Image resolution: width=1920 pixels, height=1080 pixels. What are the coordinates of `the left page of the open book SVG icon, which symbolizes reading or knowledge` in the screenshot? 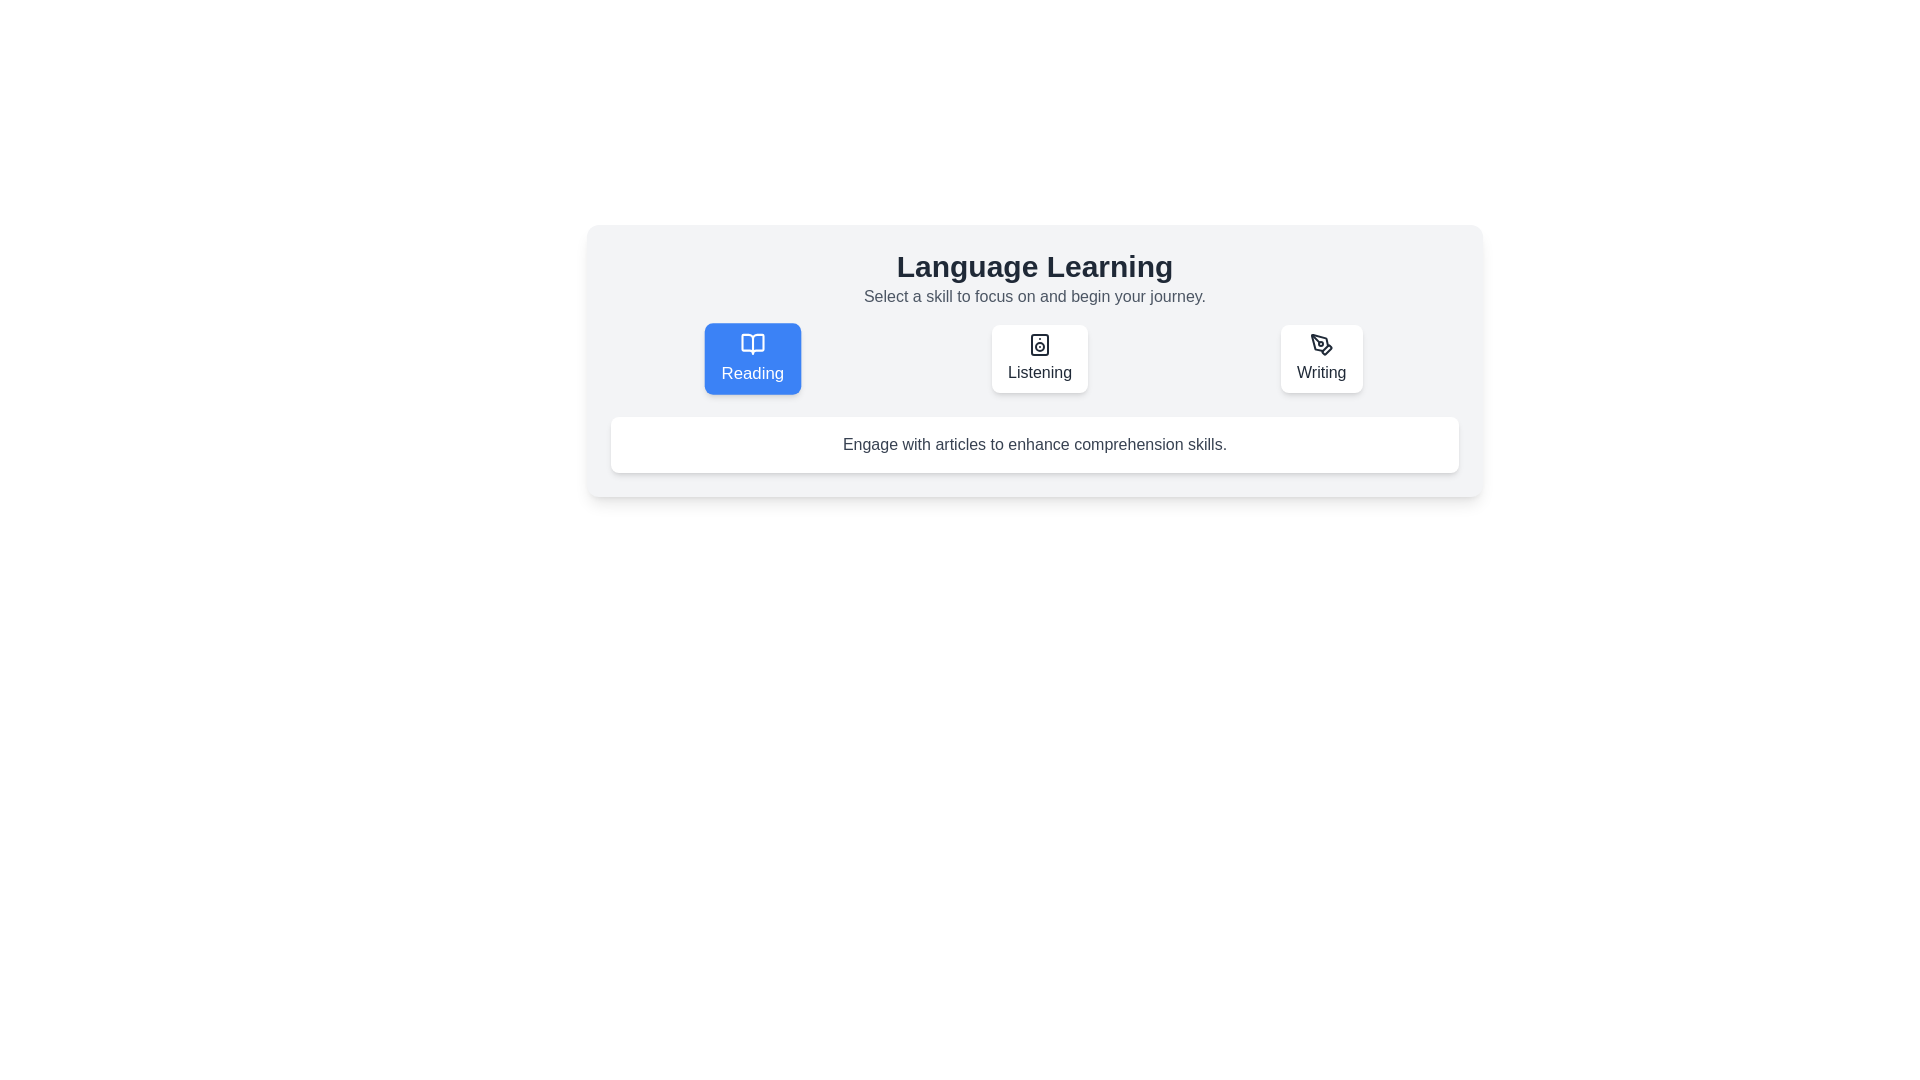 It's located at (752, 343).